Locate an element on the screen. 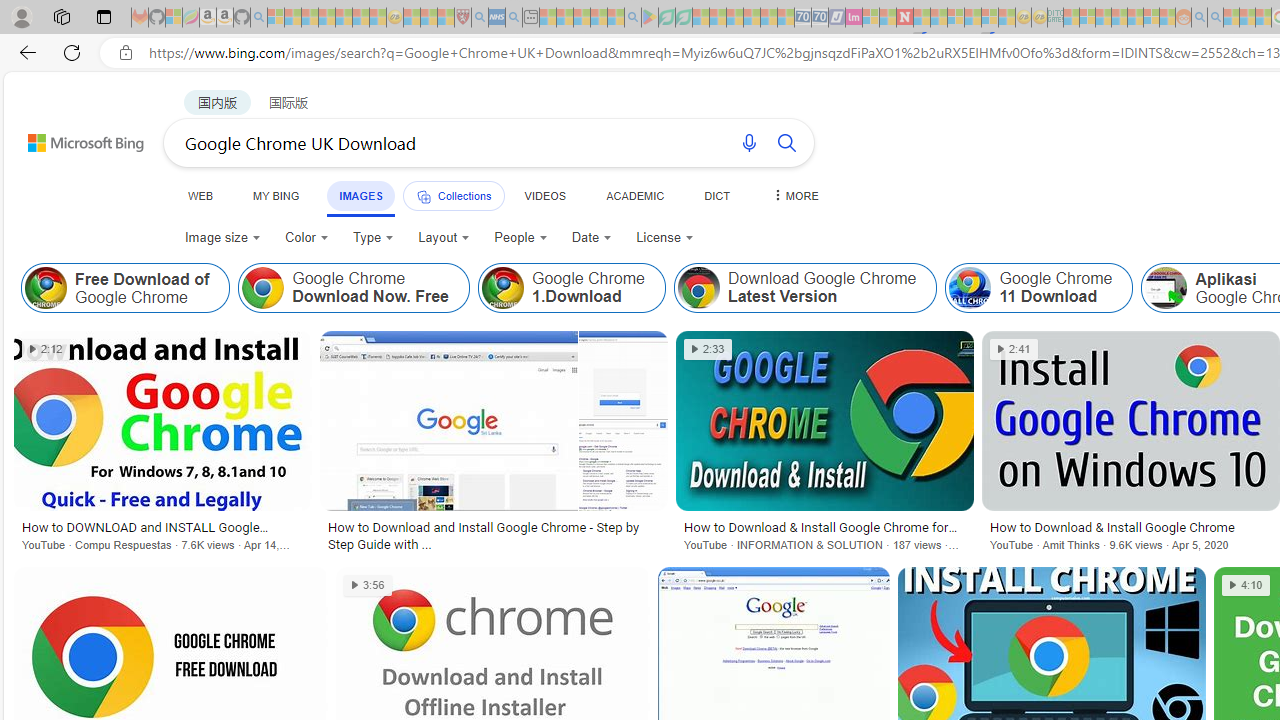  'Aplikasi Google Chrome Download' is located at coordinates (1166, 288).